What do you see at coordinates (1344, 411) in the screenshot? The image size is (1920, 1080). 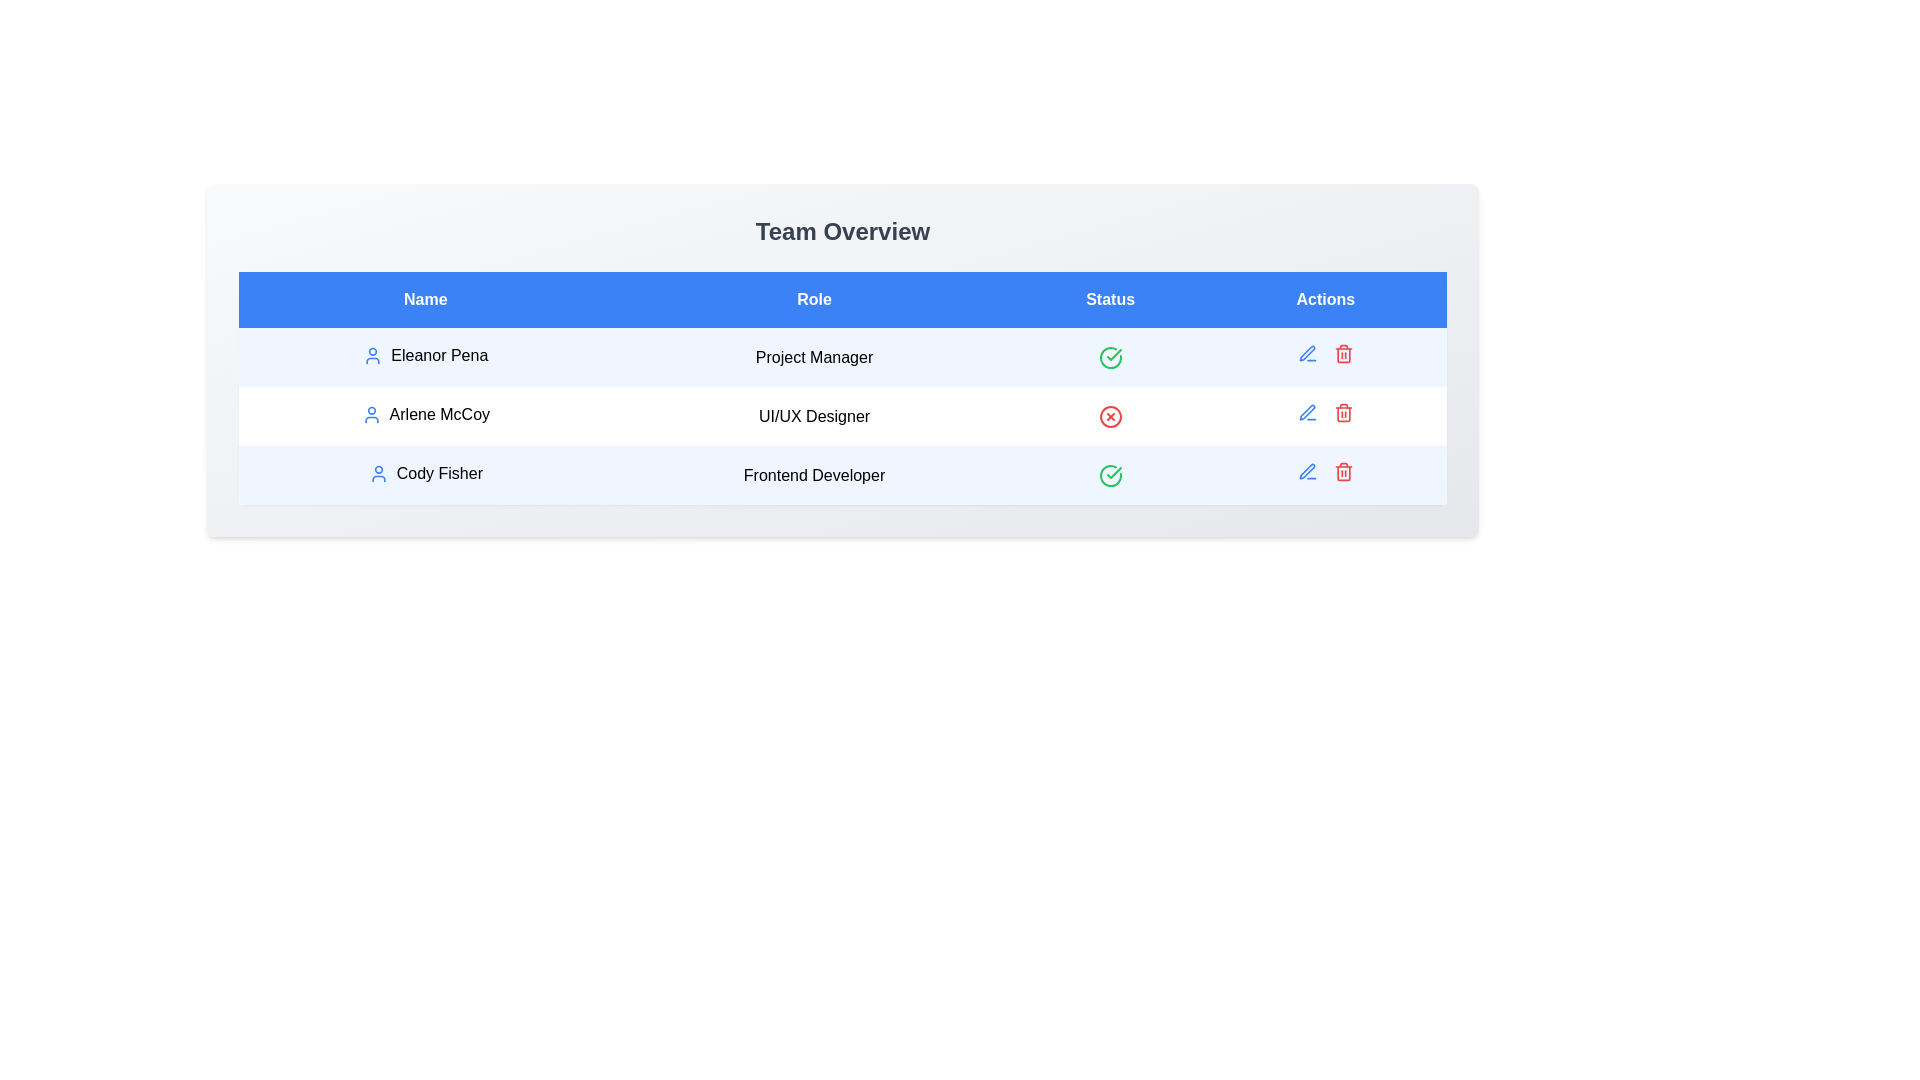 I see `the delete button located in the third row of the table within the Actions column, to the right of the Edit icon` at bounding box center [1344, 411].